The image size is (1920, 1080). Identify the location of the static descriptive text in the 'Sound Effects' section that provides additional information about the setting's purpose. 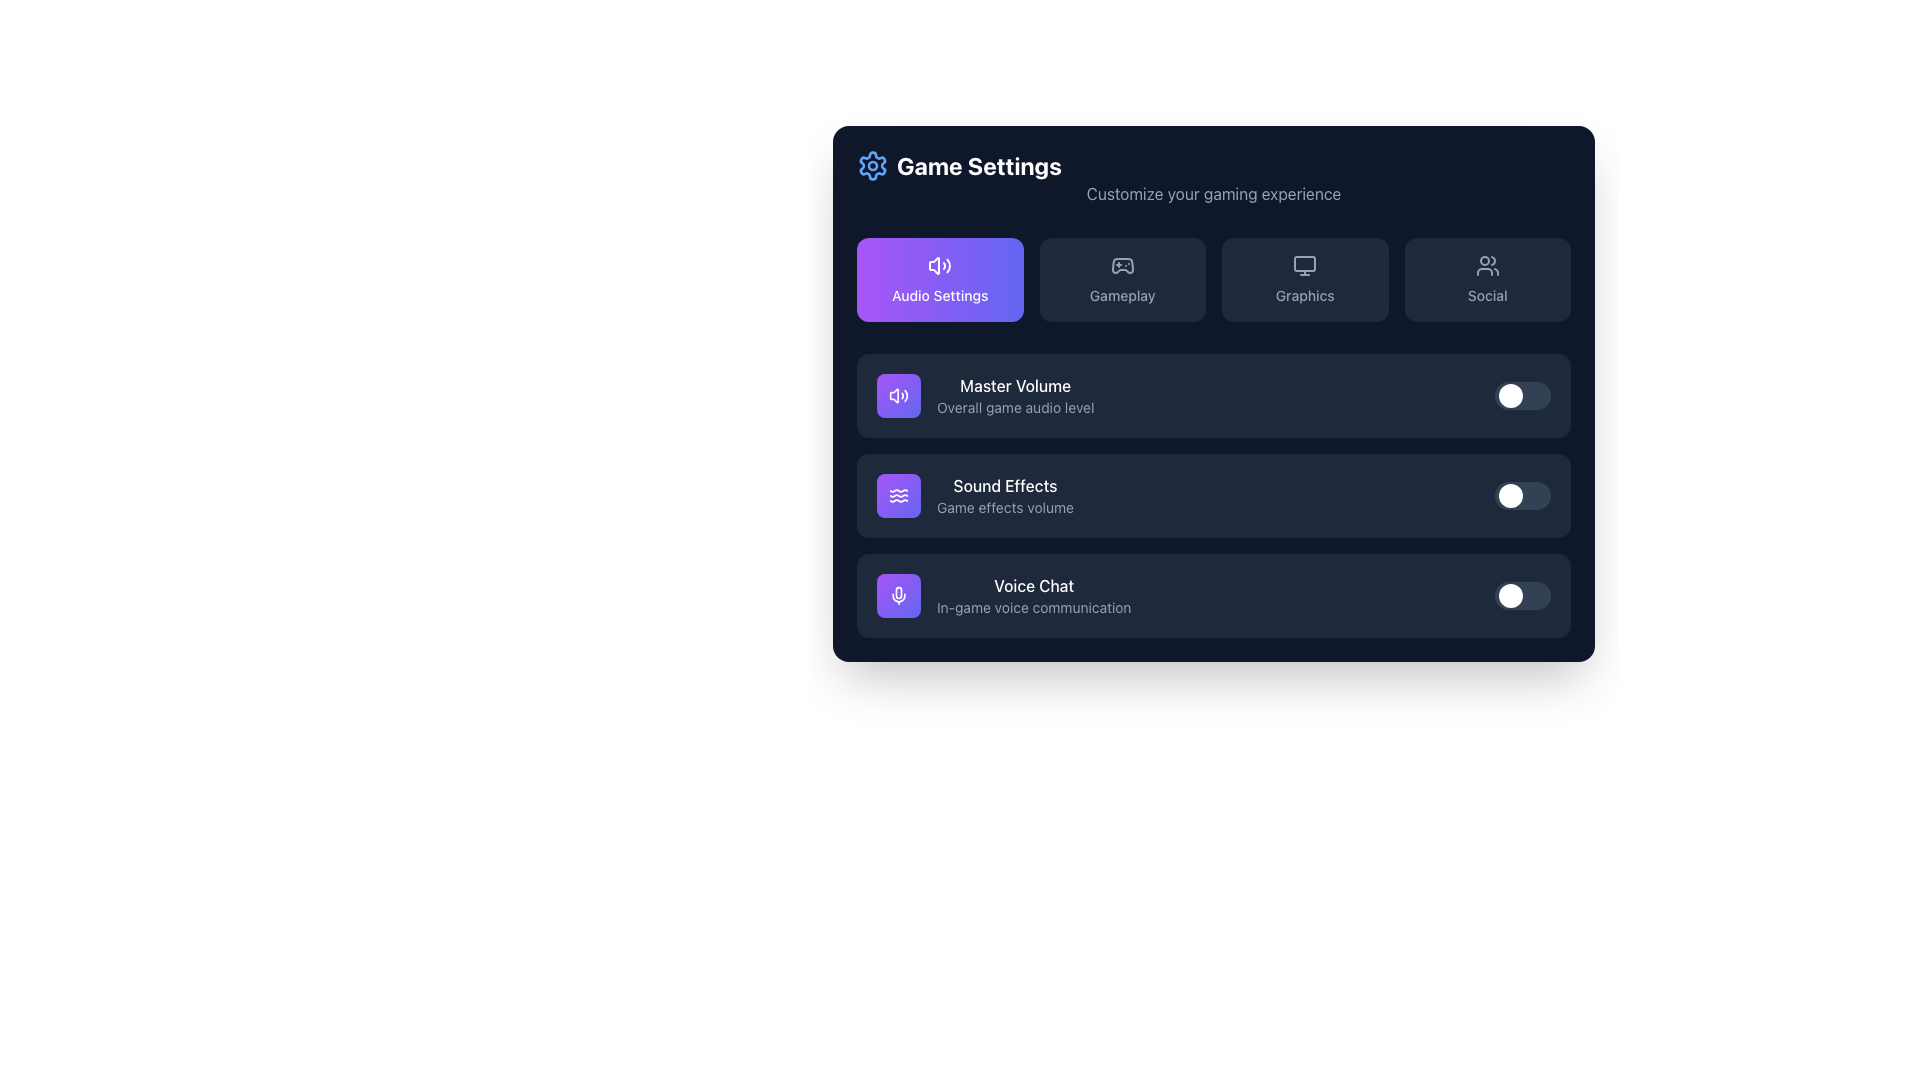
(1005, 507).